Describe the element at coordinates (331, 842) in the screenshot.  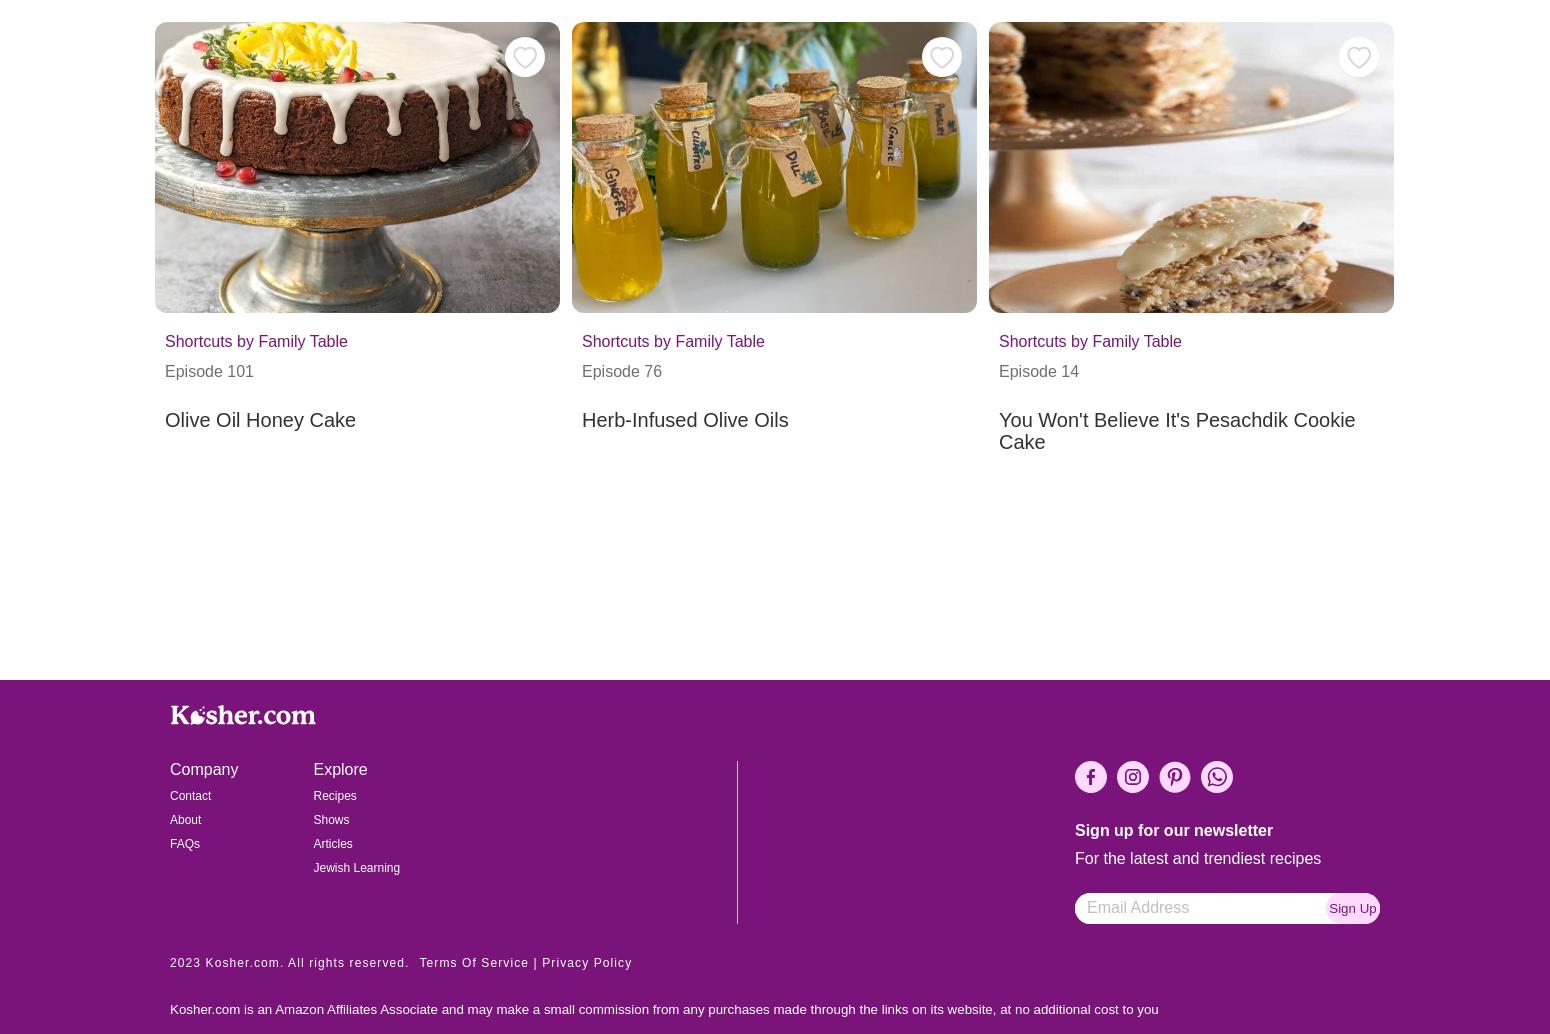
I see `'Articles'` at that location.